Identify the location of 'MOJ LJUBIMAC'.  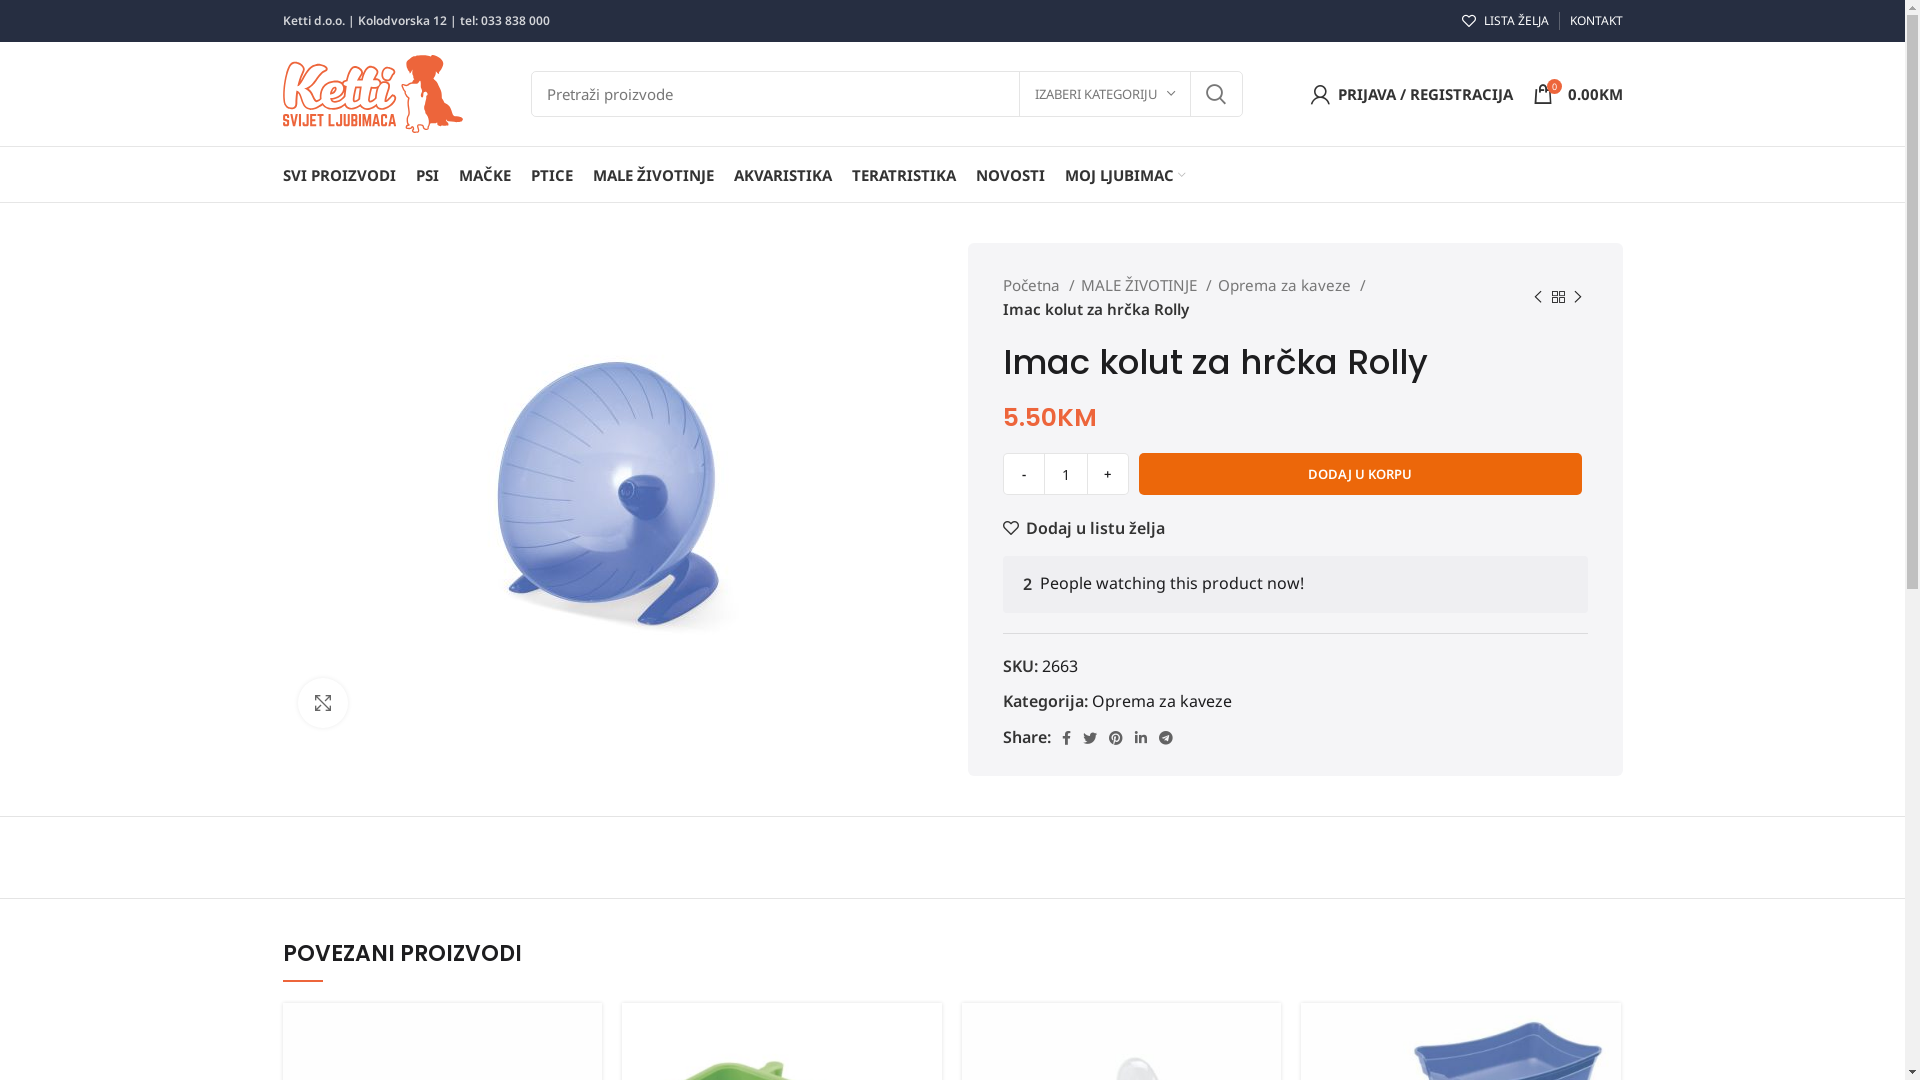
(1124, 172).